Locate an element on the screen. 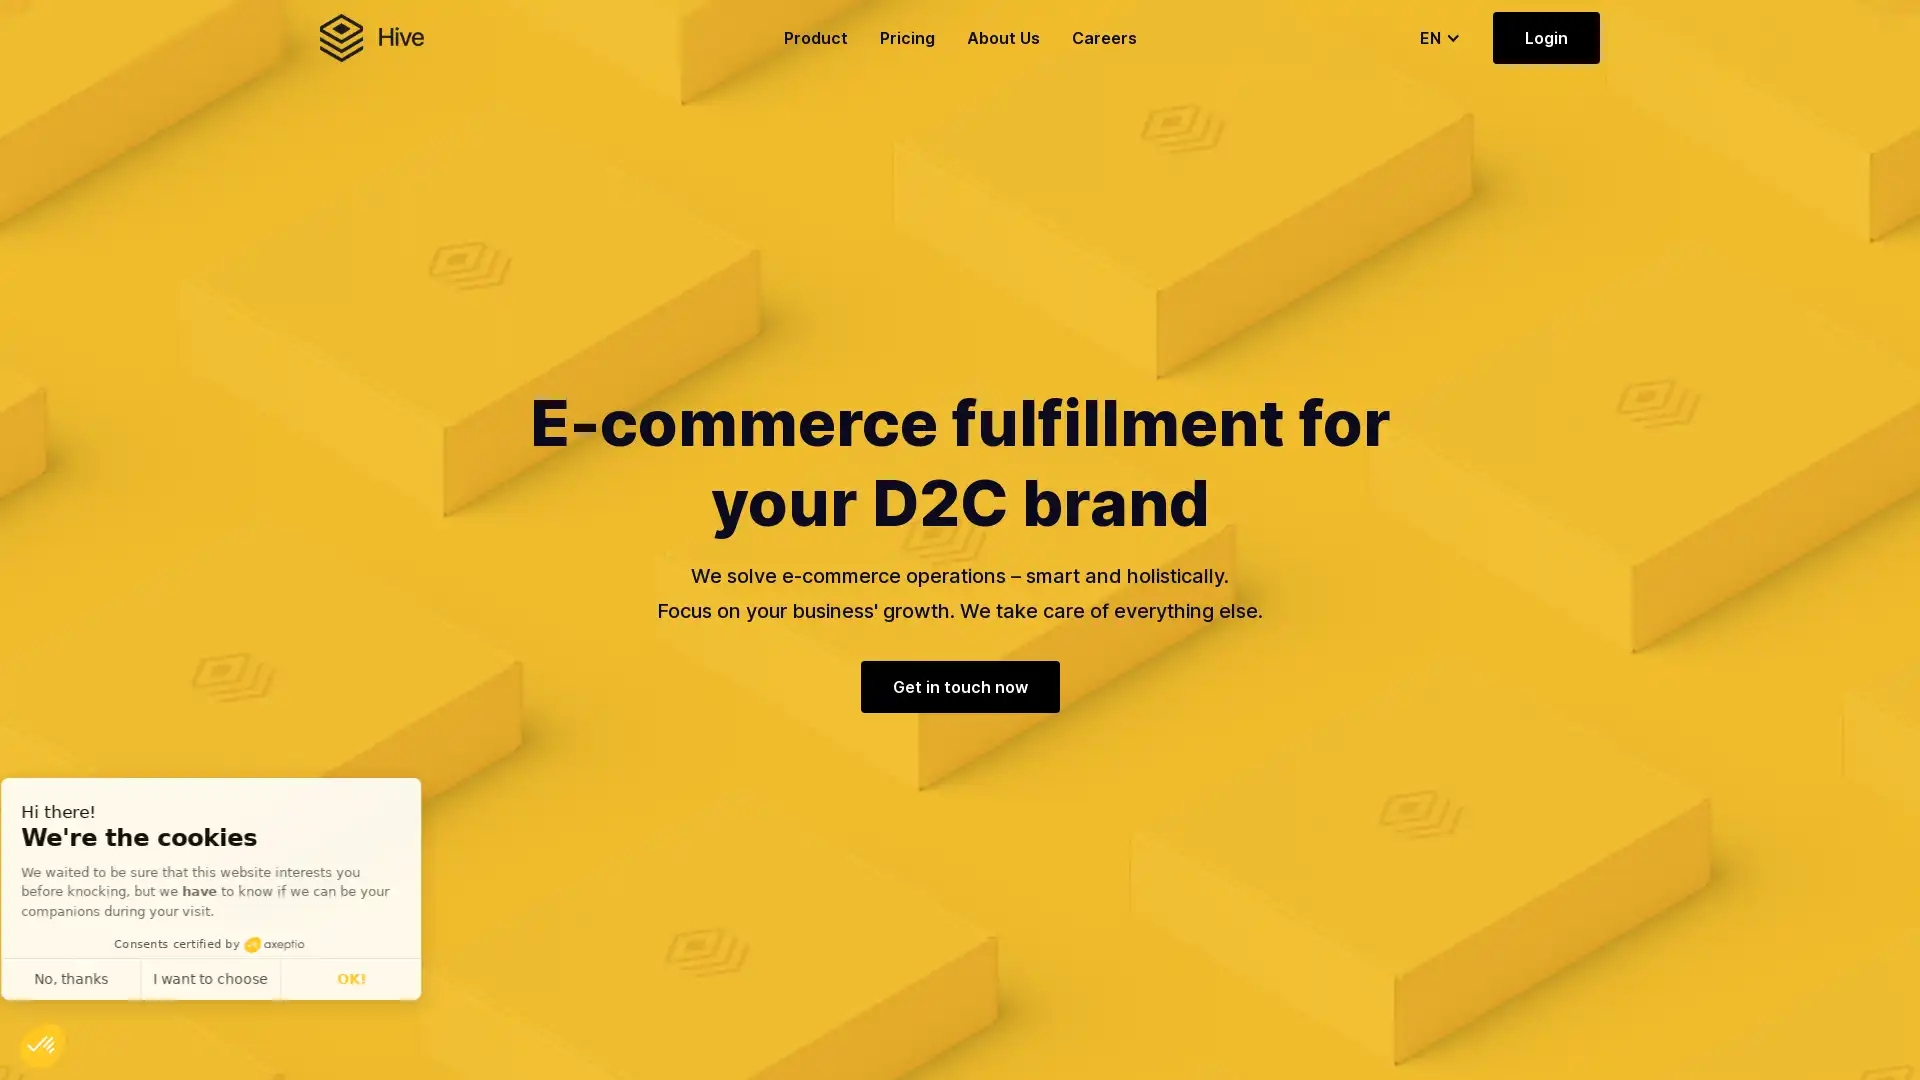 The image size is (1920, 1080). Continue and decide later is located at coordinates (42, 1044).